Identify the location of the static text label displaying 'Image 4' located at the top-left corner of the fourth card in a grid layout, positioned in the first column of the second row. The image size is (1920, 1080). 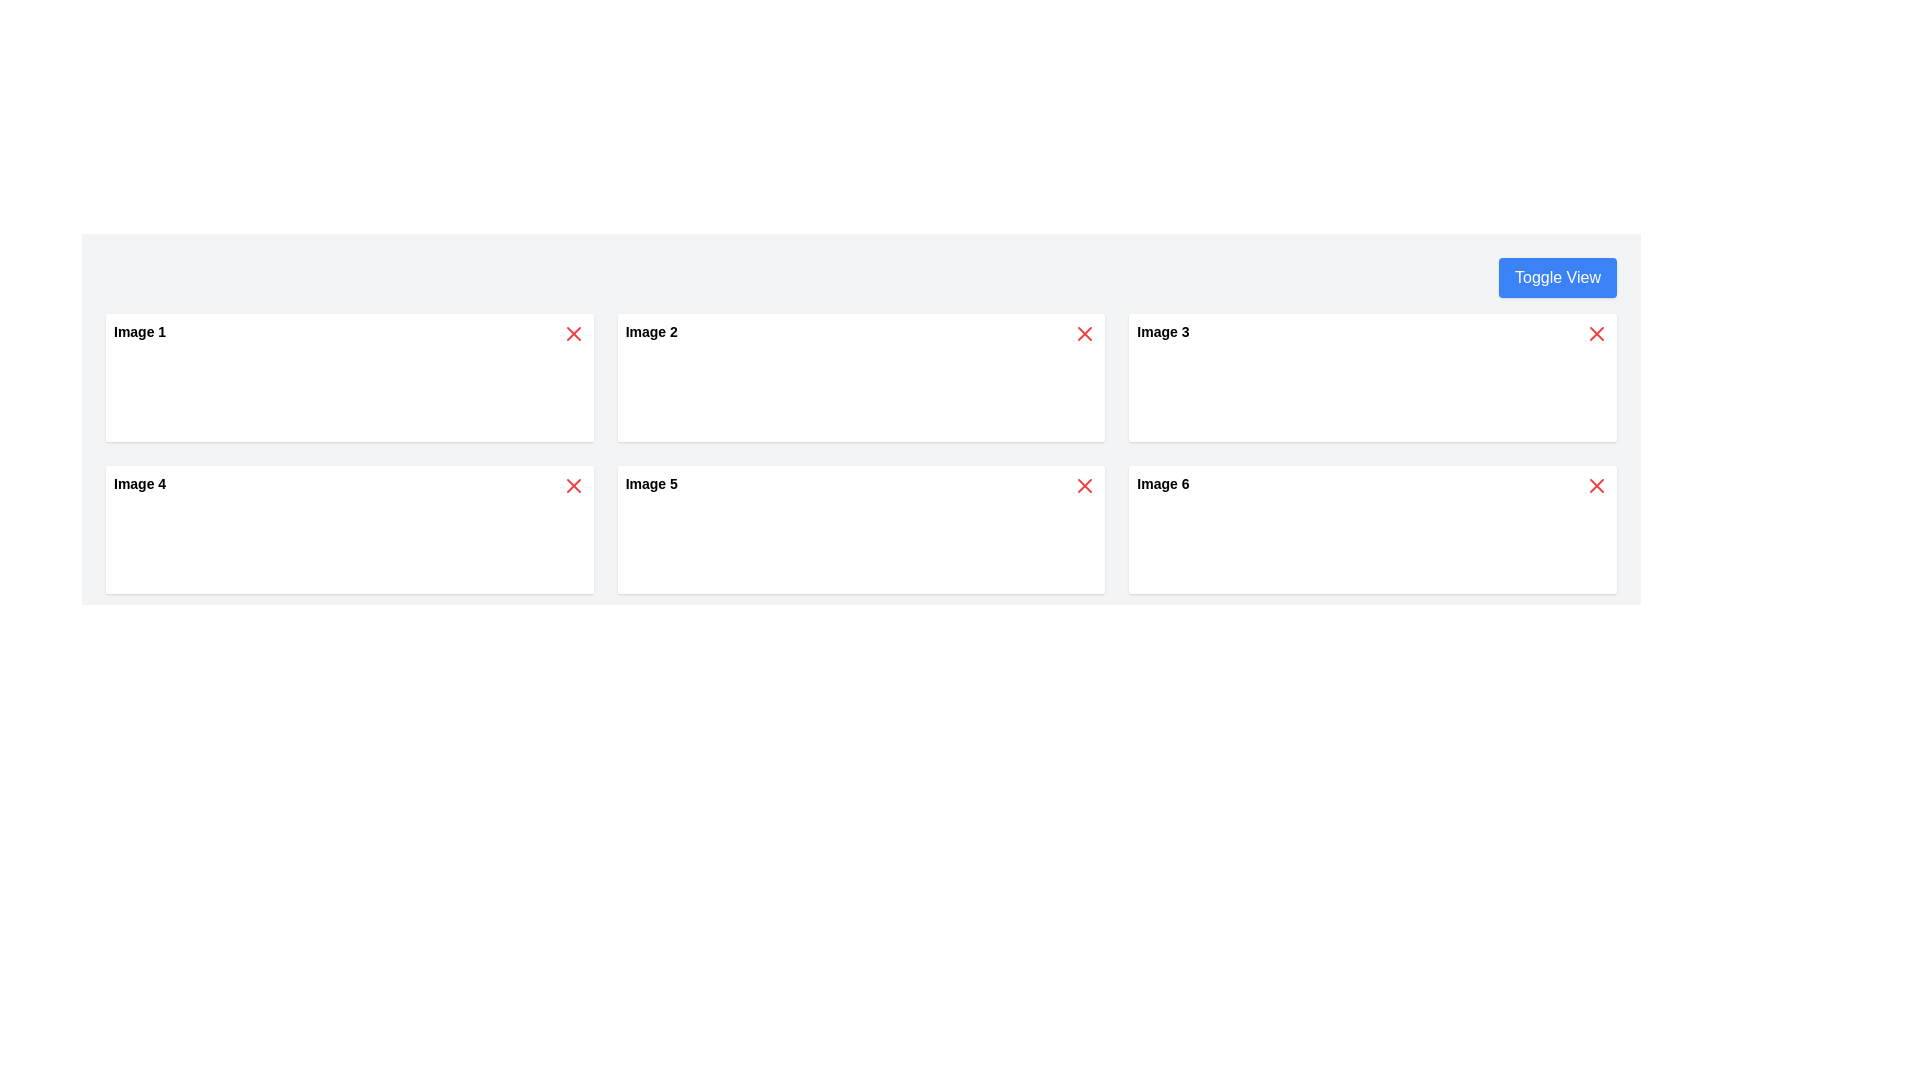
(139, 483).